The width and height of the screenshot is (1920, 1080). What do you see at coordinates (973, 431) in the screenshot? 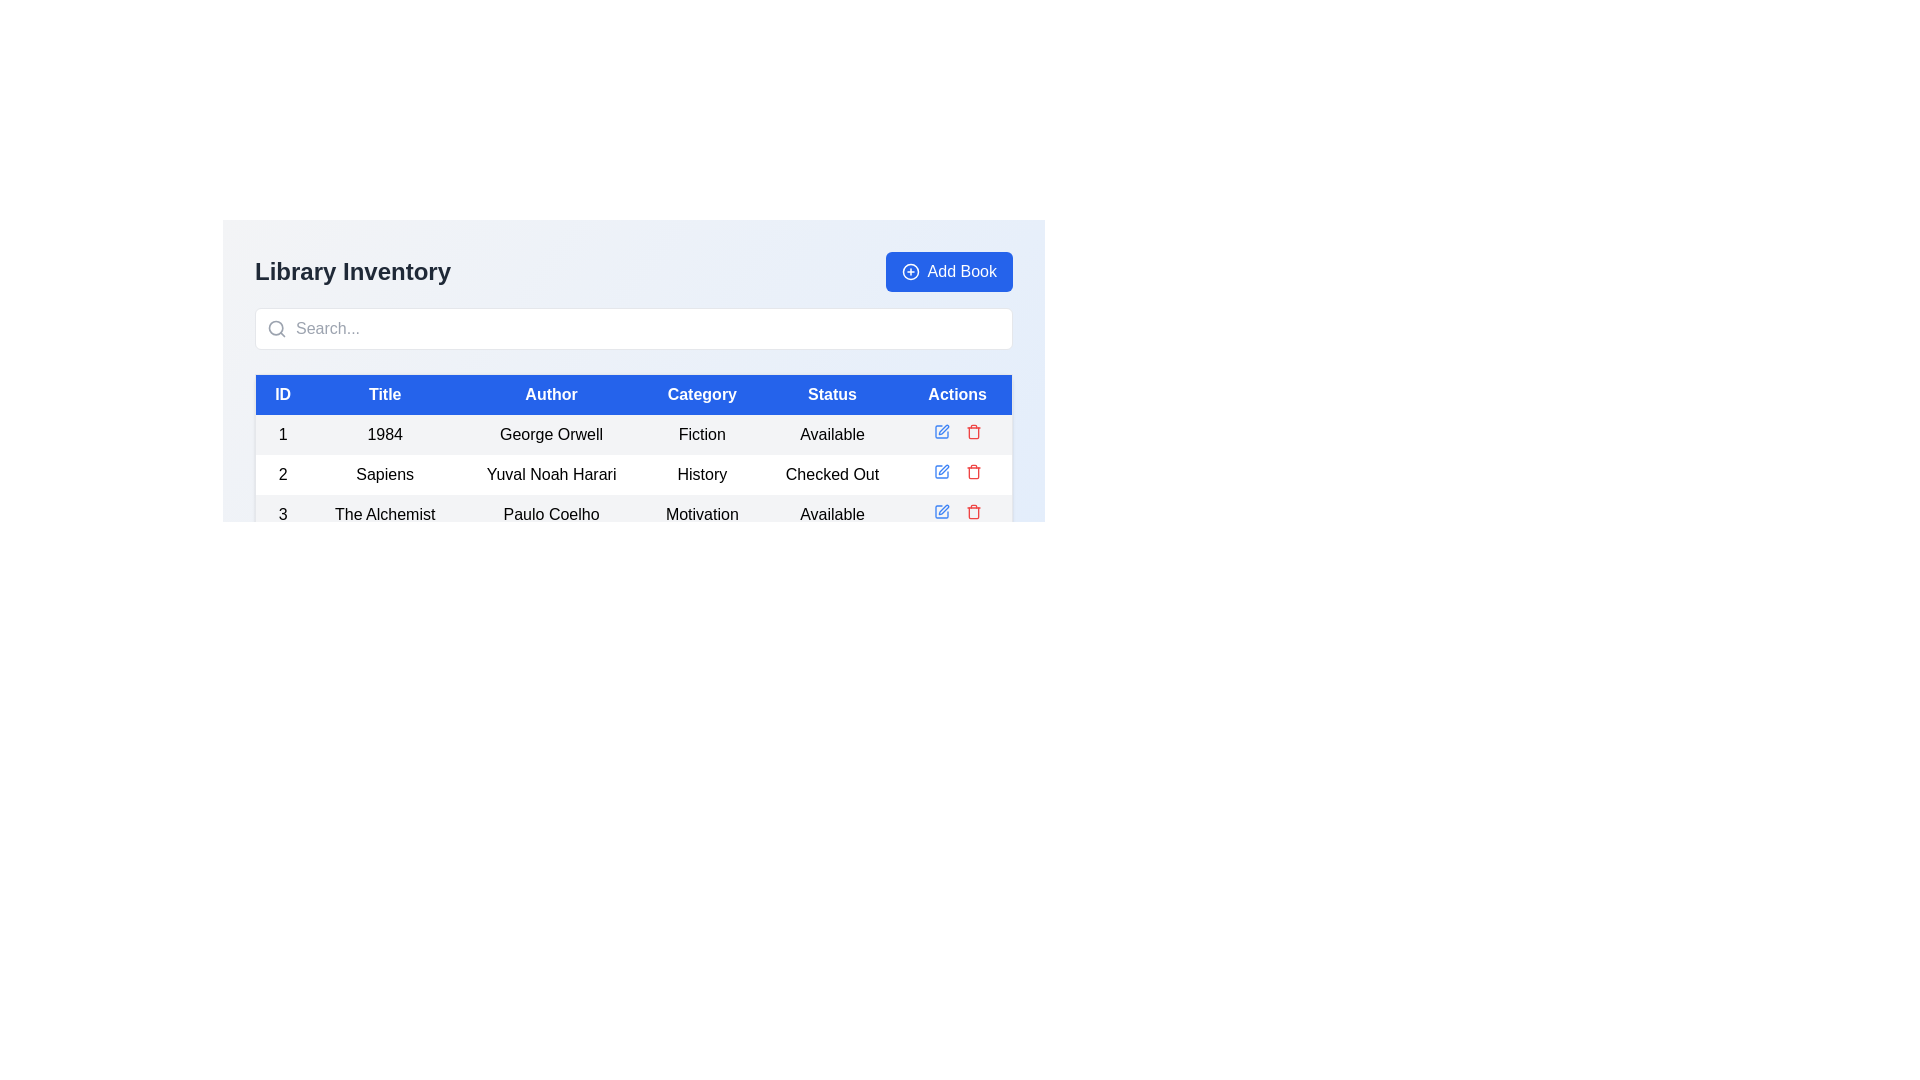
I see `the delete icon in the 'Actions' column of the third row for the record titled 'The Alchemist', which is the second action icon to the right of the blue edit icon` at bounding box center [973, 431].